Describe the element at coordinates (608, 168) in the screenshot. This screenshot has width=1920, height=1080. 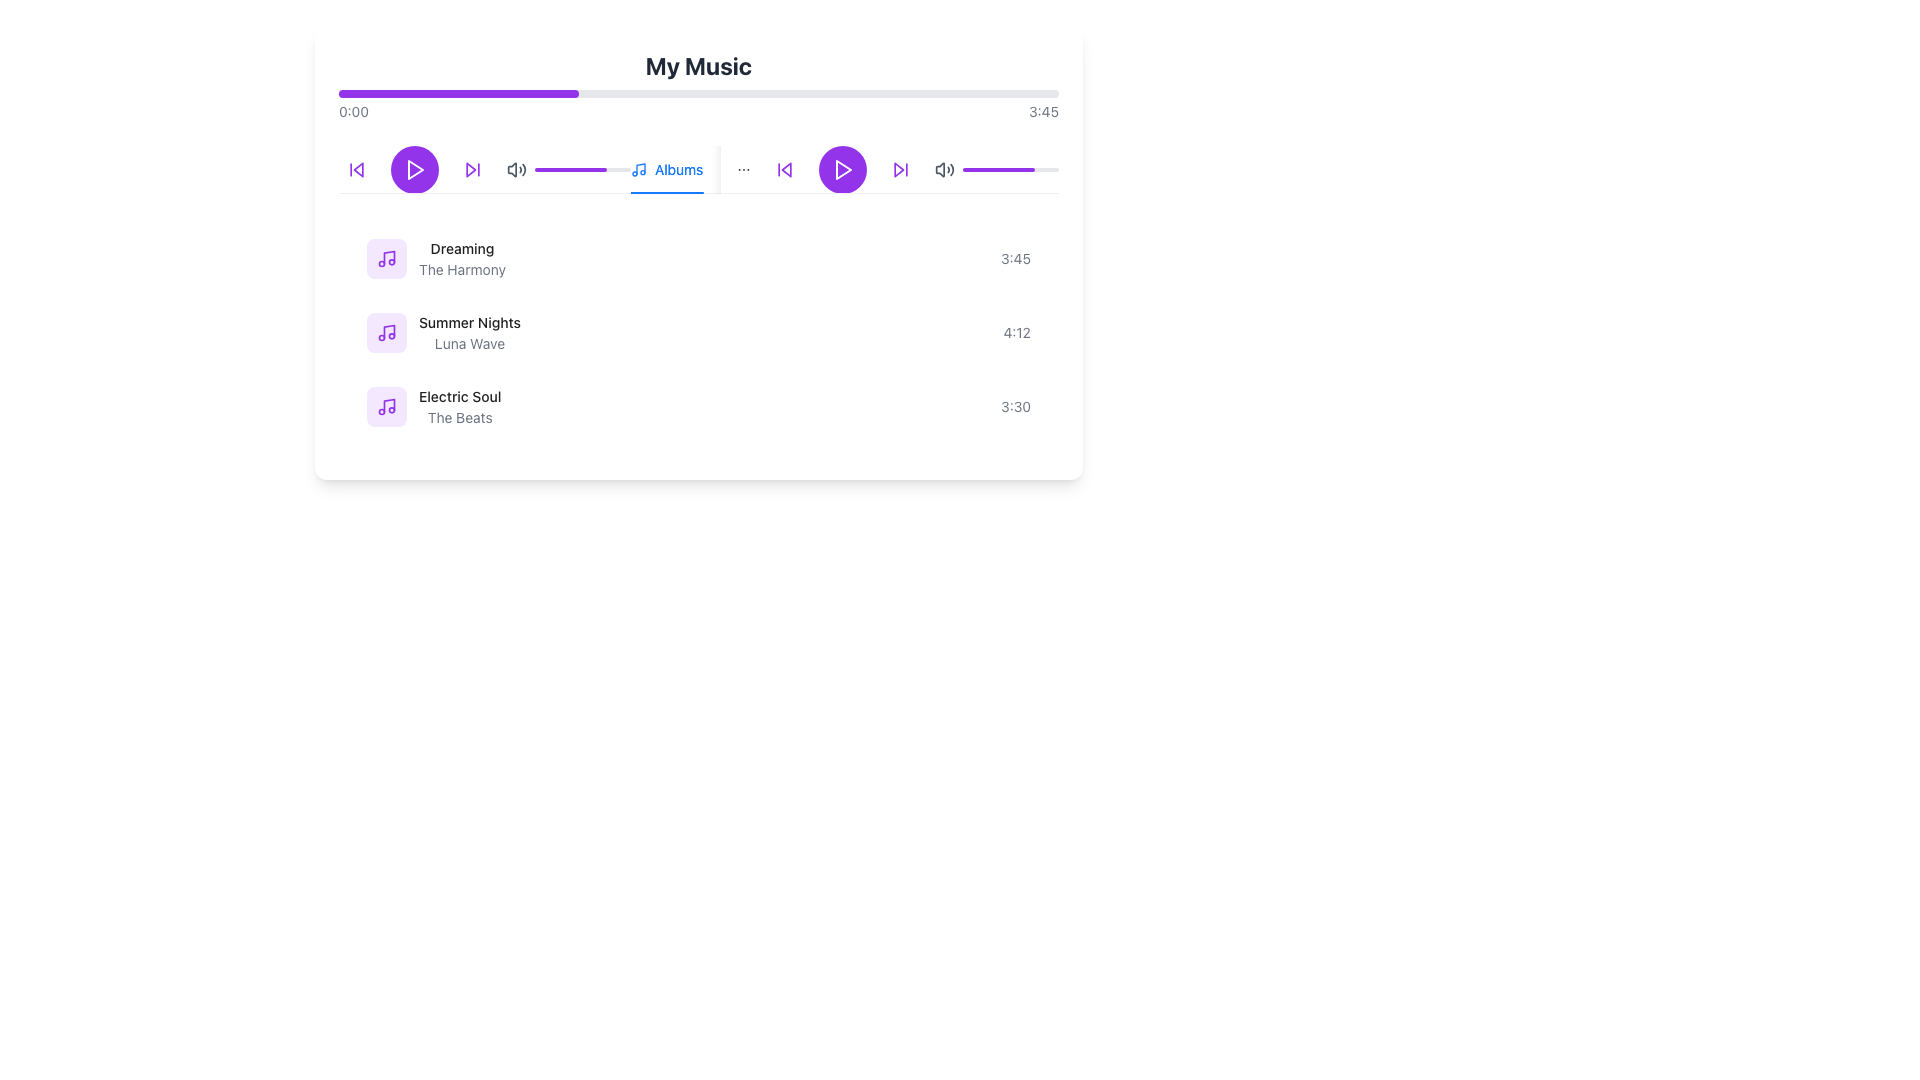
I see `the progress value` at that location.